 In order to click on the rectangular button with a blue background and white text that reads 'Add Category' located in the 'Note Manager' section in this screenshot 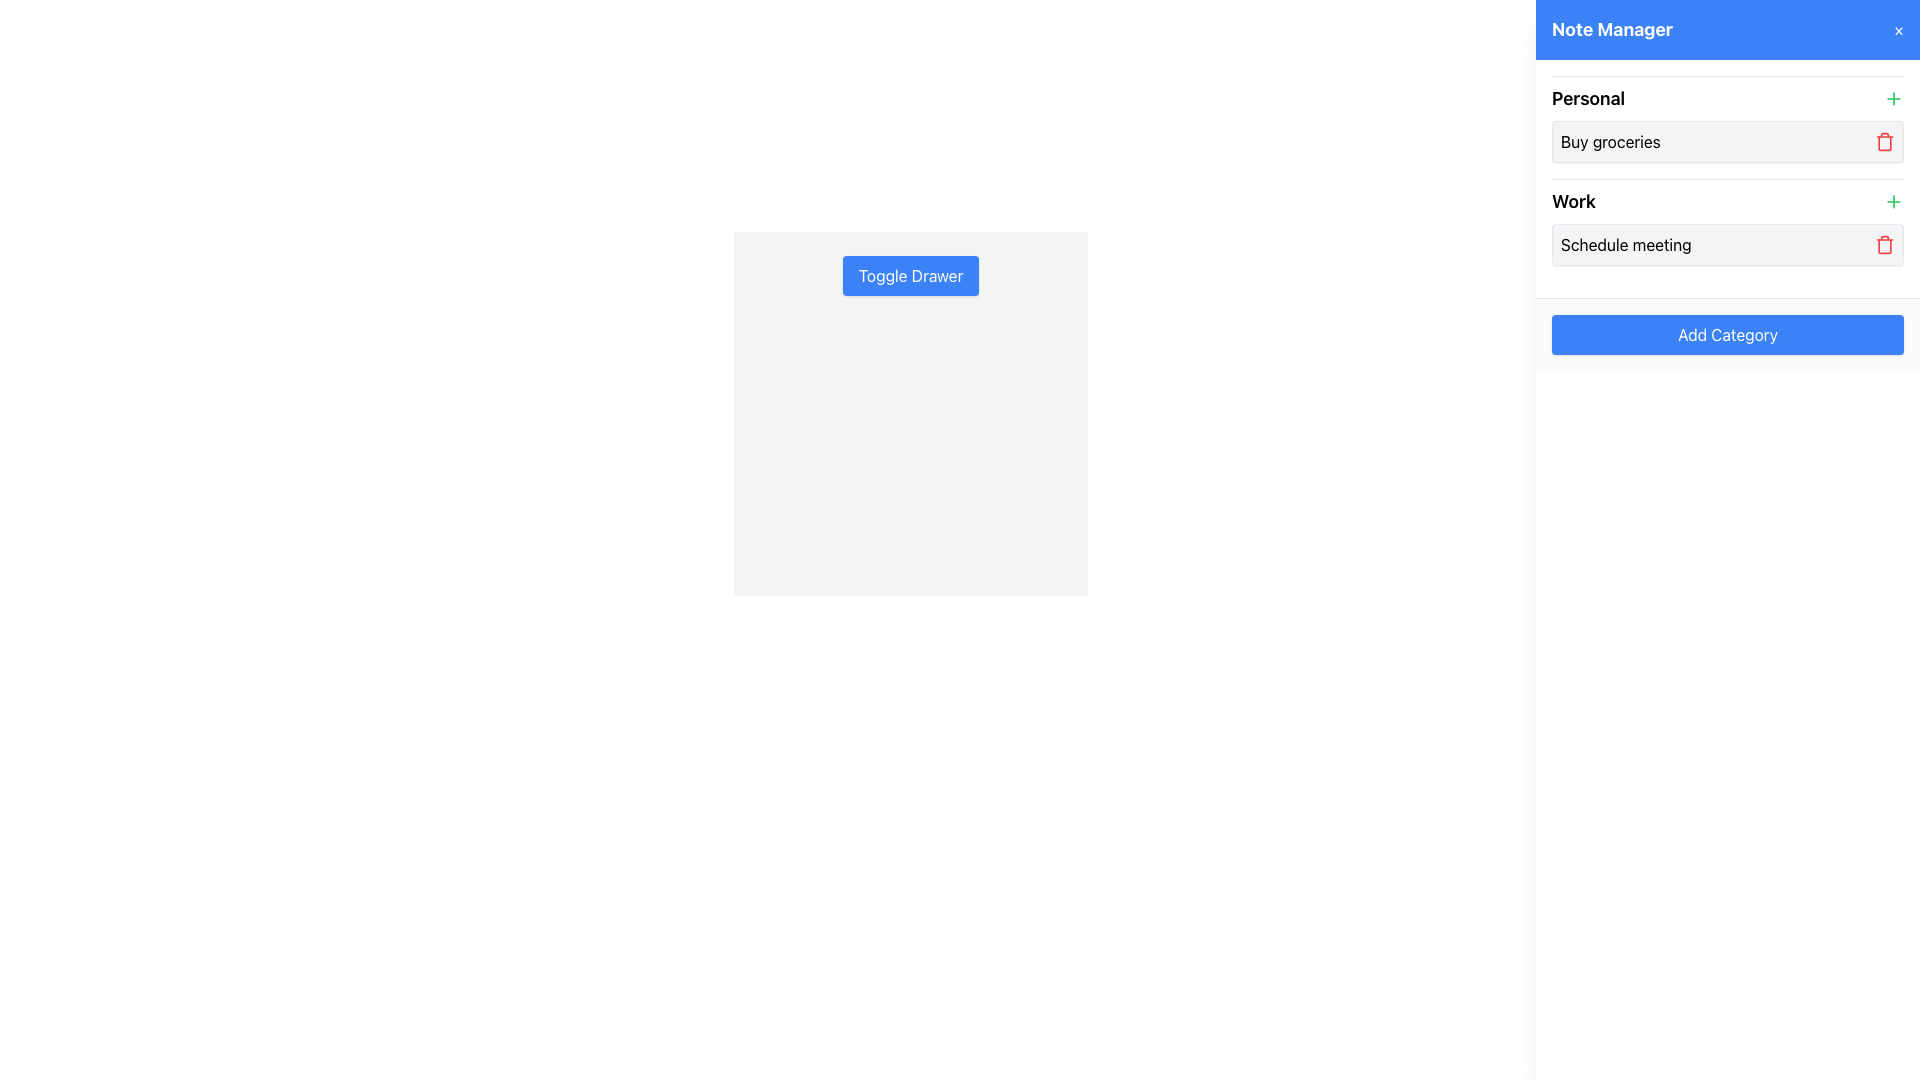, I will do `click(1727, 334)`.